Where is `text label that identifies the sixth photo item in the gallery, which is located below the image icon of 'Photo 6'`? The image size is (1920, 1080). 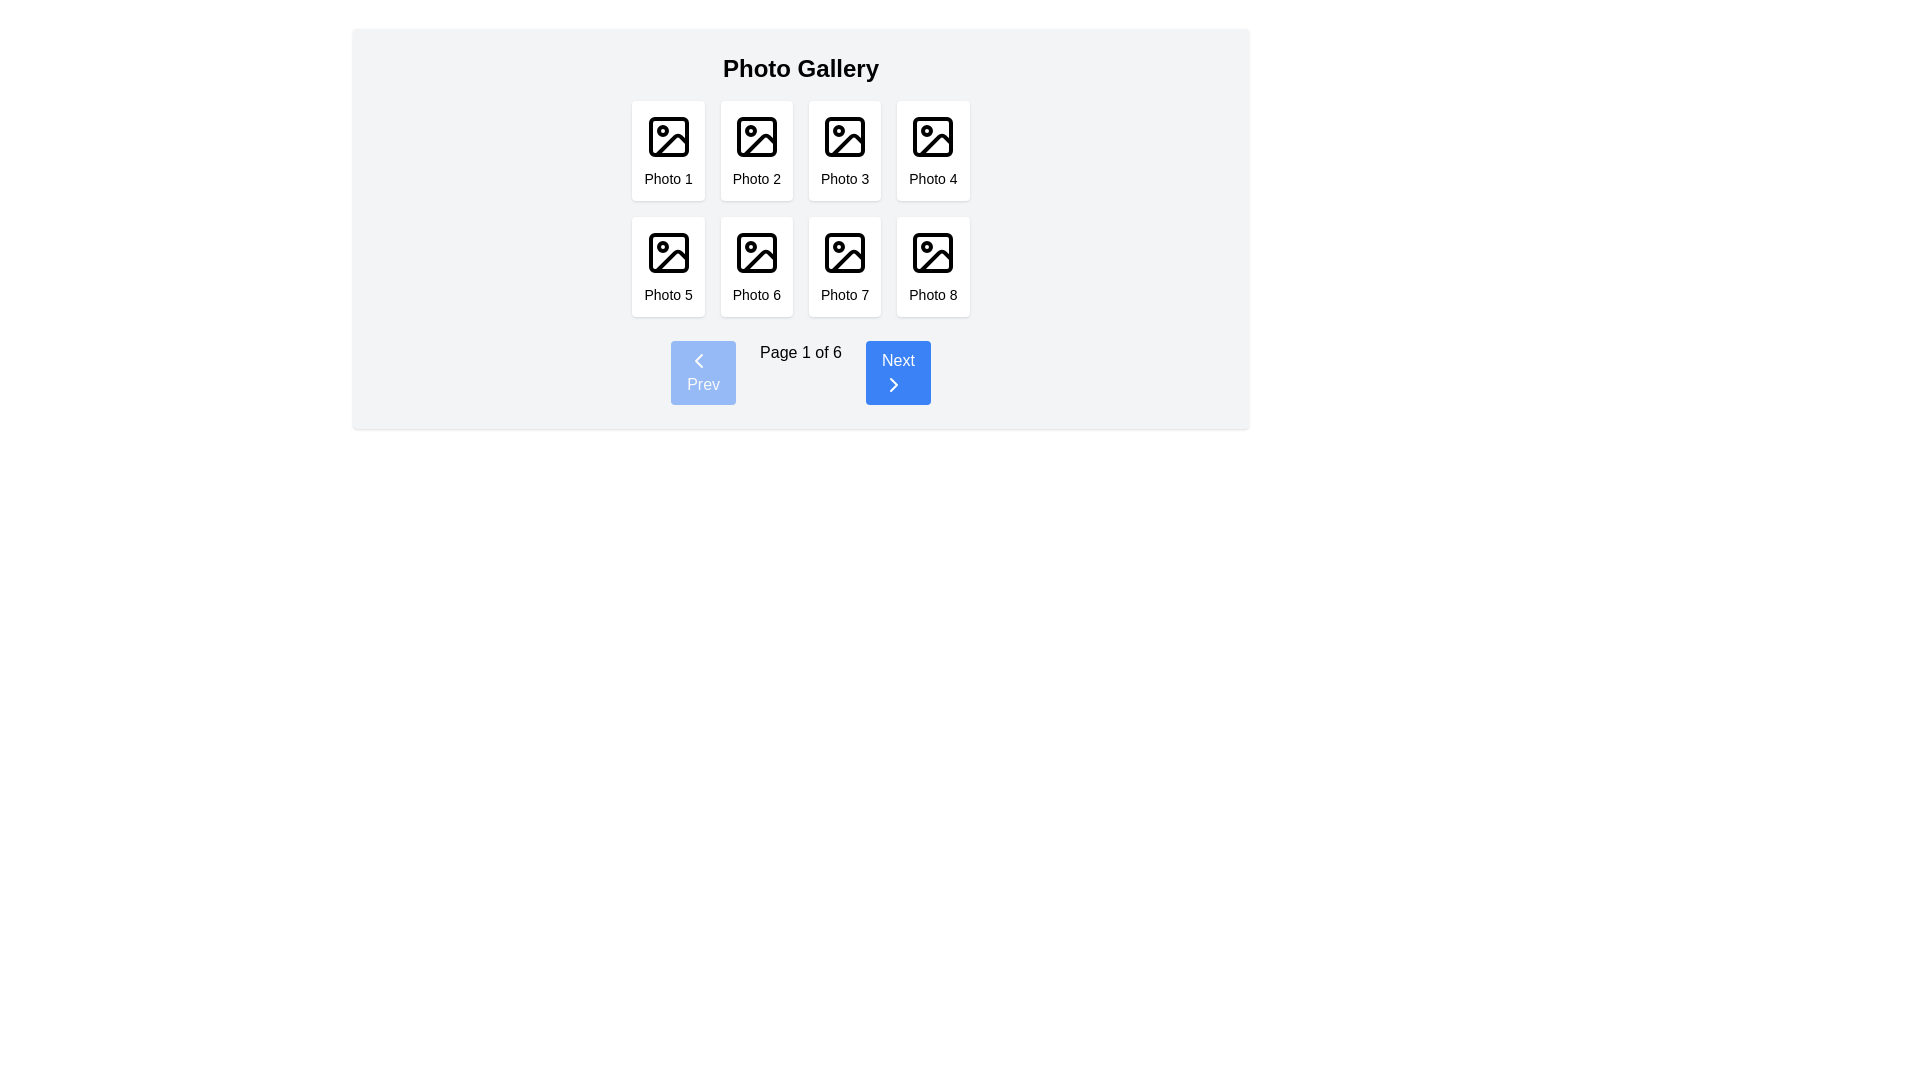 text label that identifies the sixth photo item in the gallery, which is located below the image icon of 'Photo 6' is located at coordinates (755, 294).